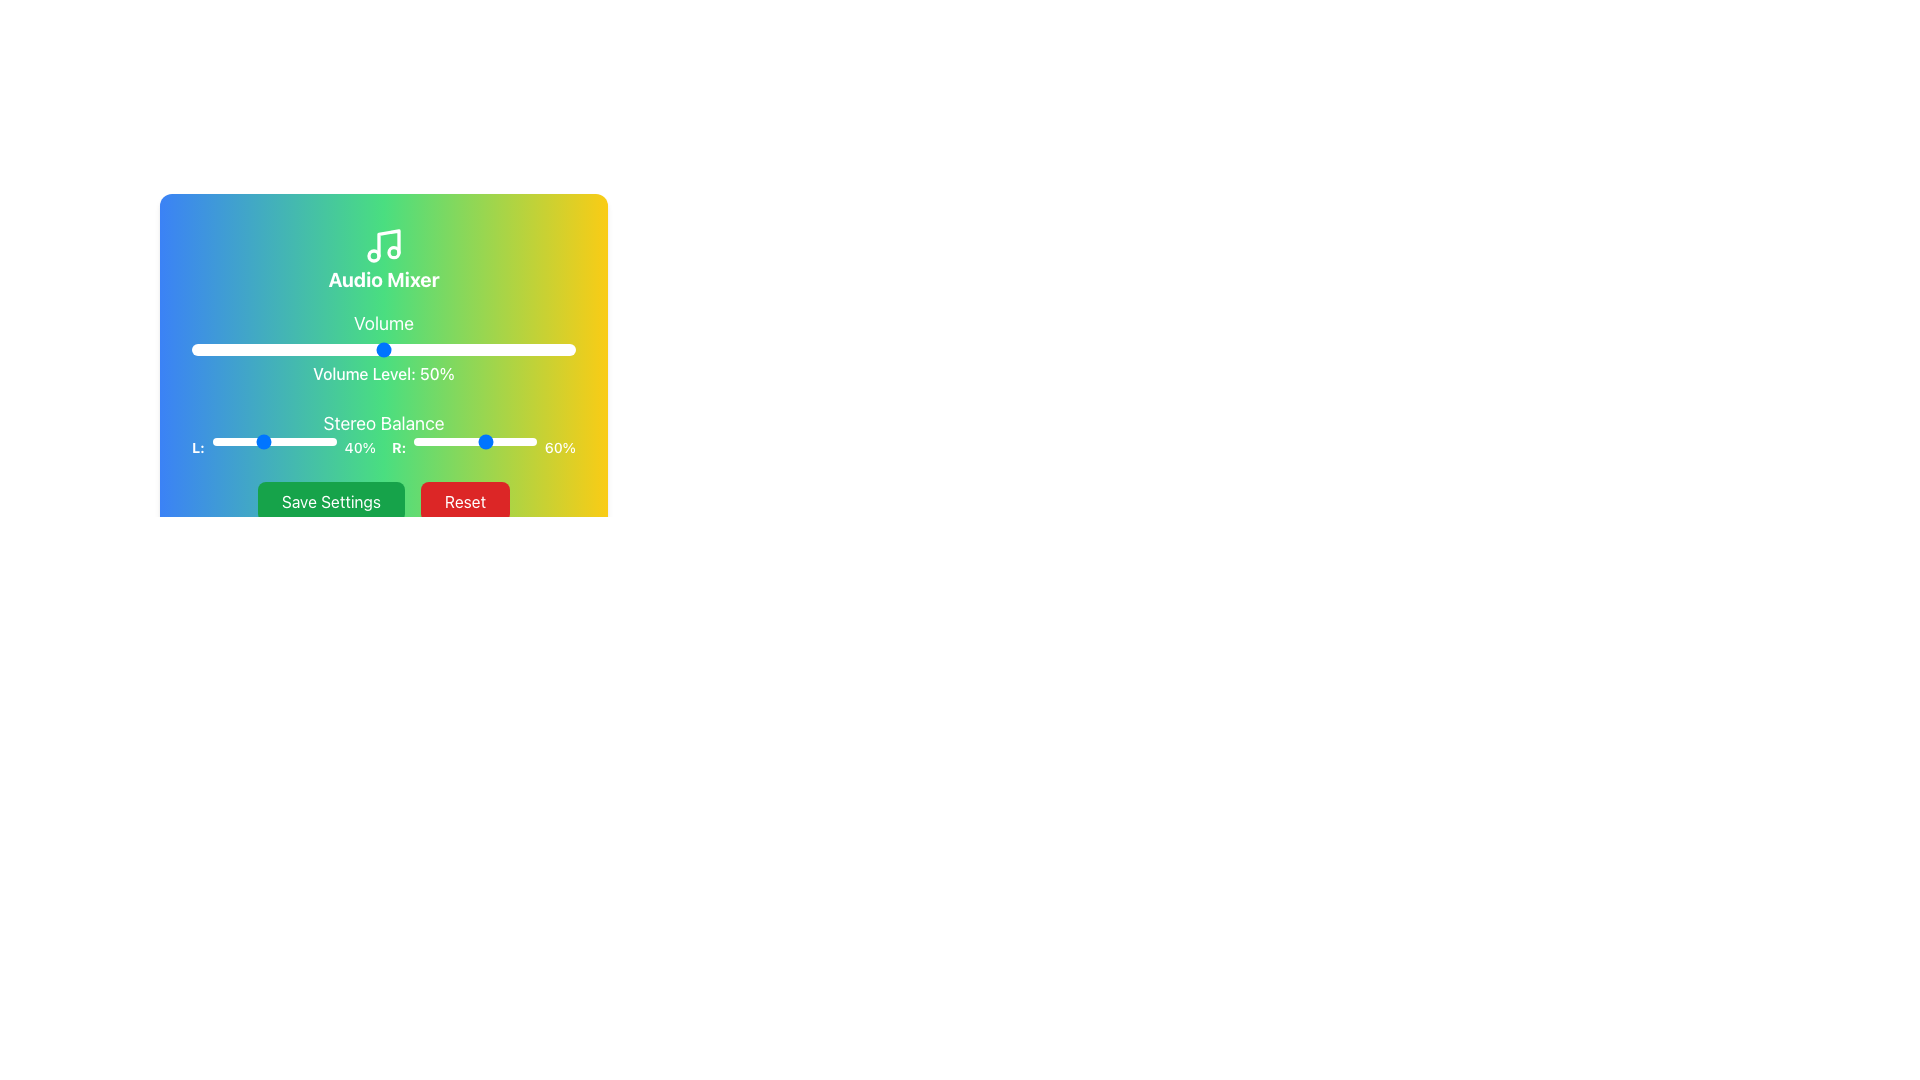  I want to click on the left stereo balance, so click(227, 441).